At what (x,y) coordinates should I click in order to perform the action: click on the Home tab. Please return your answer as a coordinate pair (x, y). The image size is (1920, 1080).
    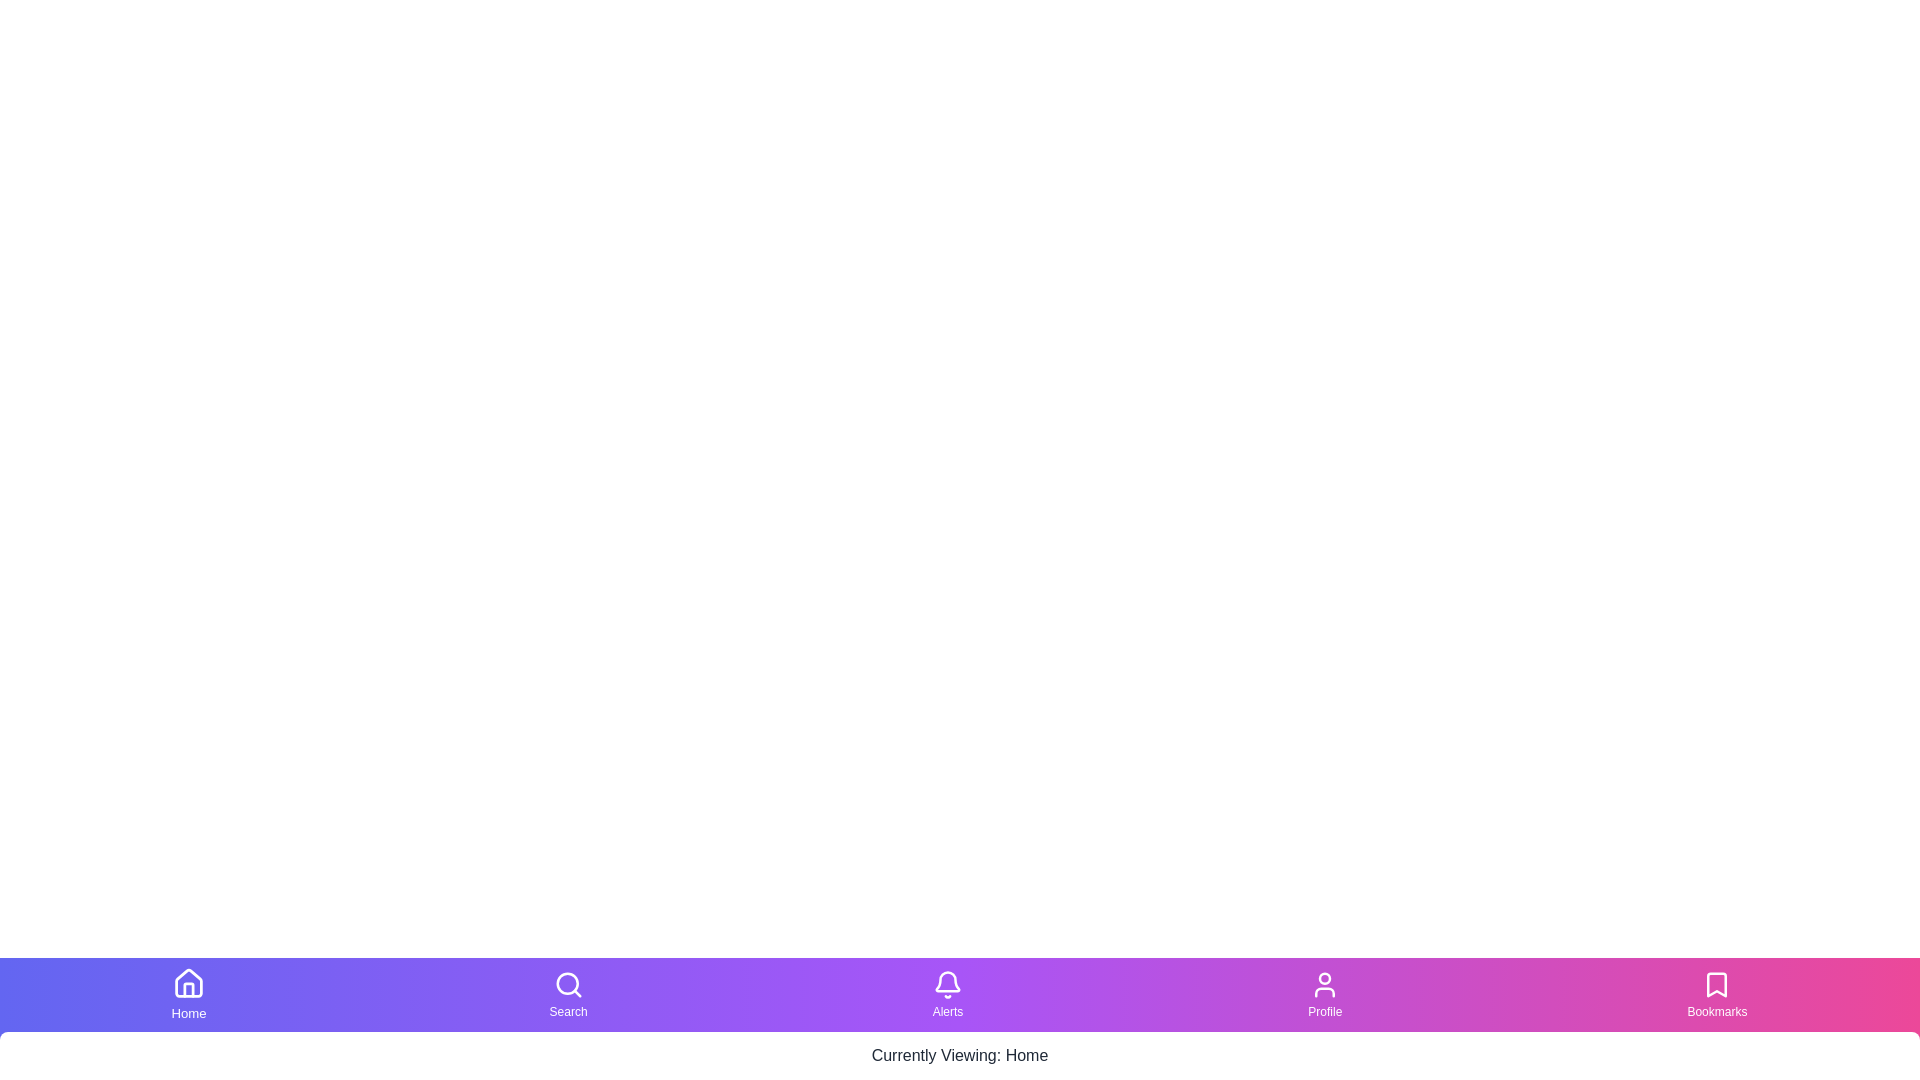
    Looking at the image, I should click on (188, 995).